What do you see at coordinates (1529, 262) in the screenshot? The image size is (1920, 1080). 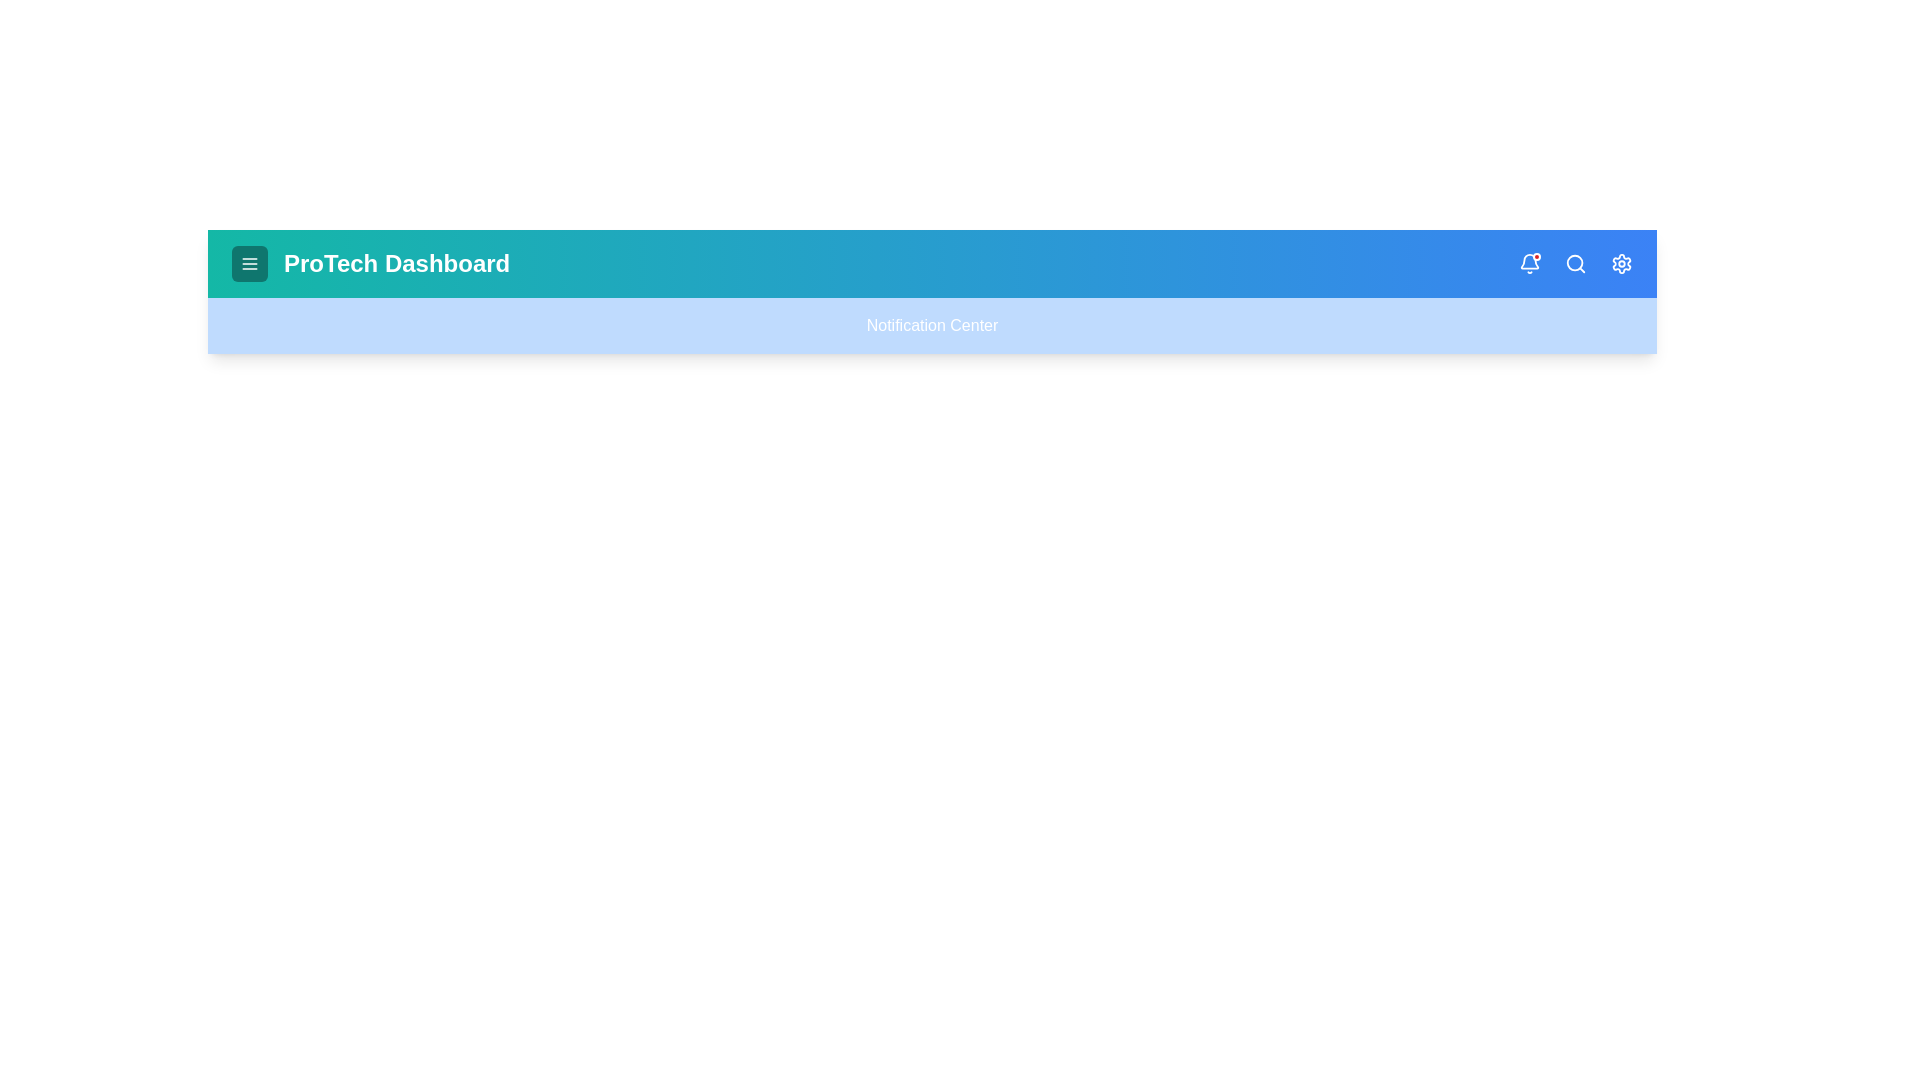 I see `the bell icon to toggle the notification center` at bounding box center [1529, 262].